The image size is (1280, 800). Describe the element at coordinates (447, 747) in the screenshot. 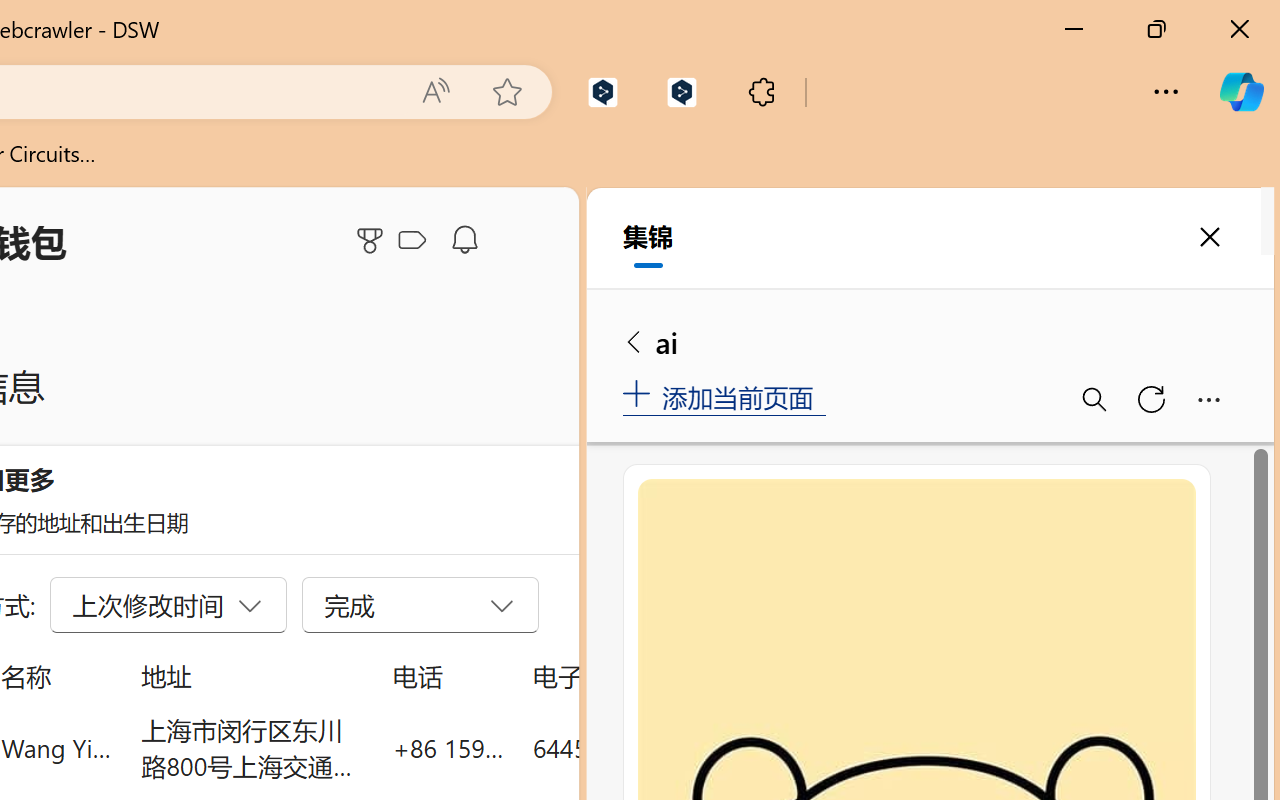

I see `'+86 159 0032 4640'` at that location.